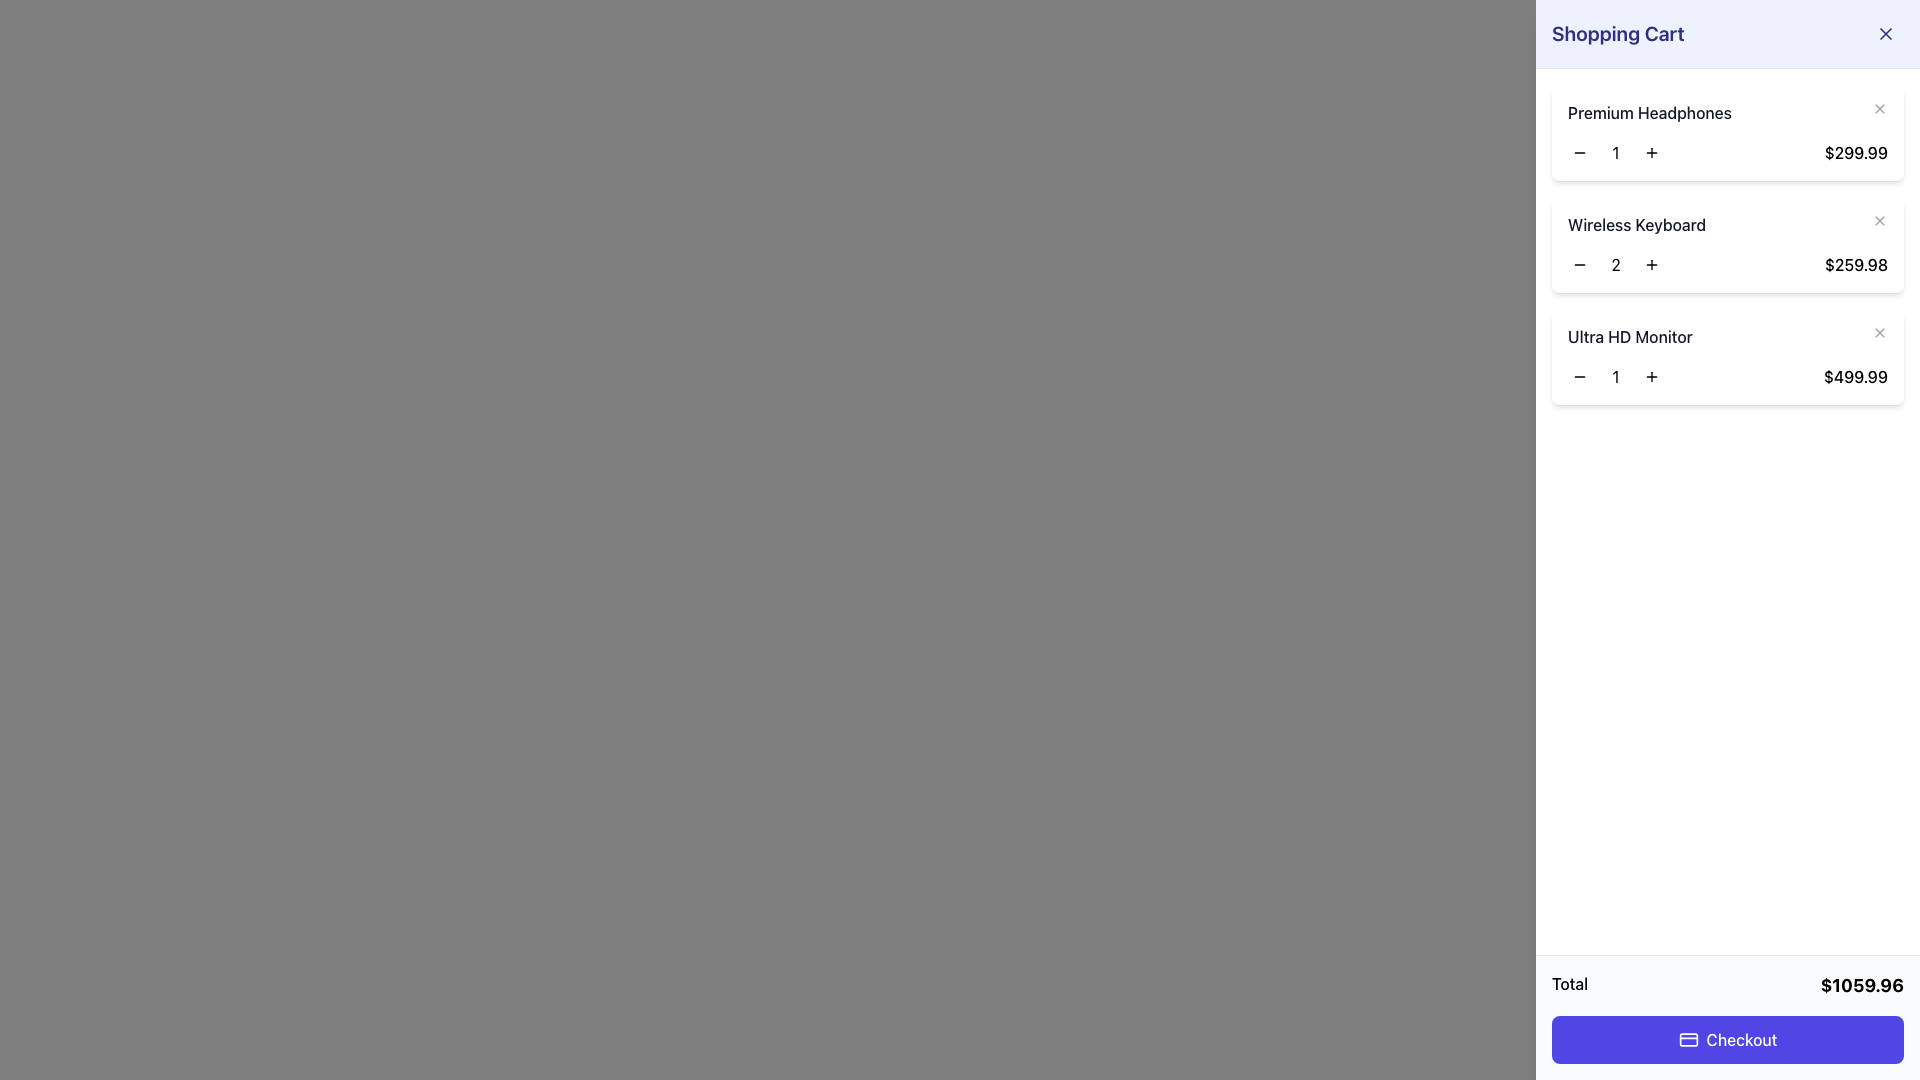 Image resolution: width=1920 pixels, height=1080 pixels. Describe the element at coordinates (1650, 112) in the screenshot. I see `the text label of the first item in the shopping cart, which is positioned above the quantity controls and the price` at that location.